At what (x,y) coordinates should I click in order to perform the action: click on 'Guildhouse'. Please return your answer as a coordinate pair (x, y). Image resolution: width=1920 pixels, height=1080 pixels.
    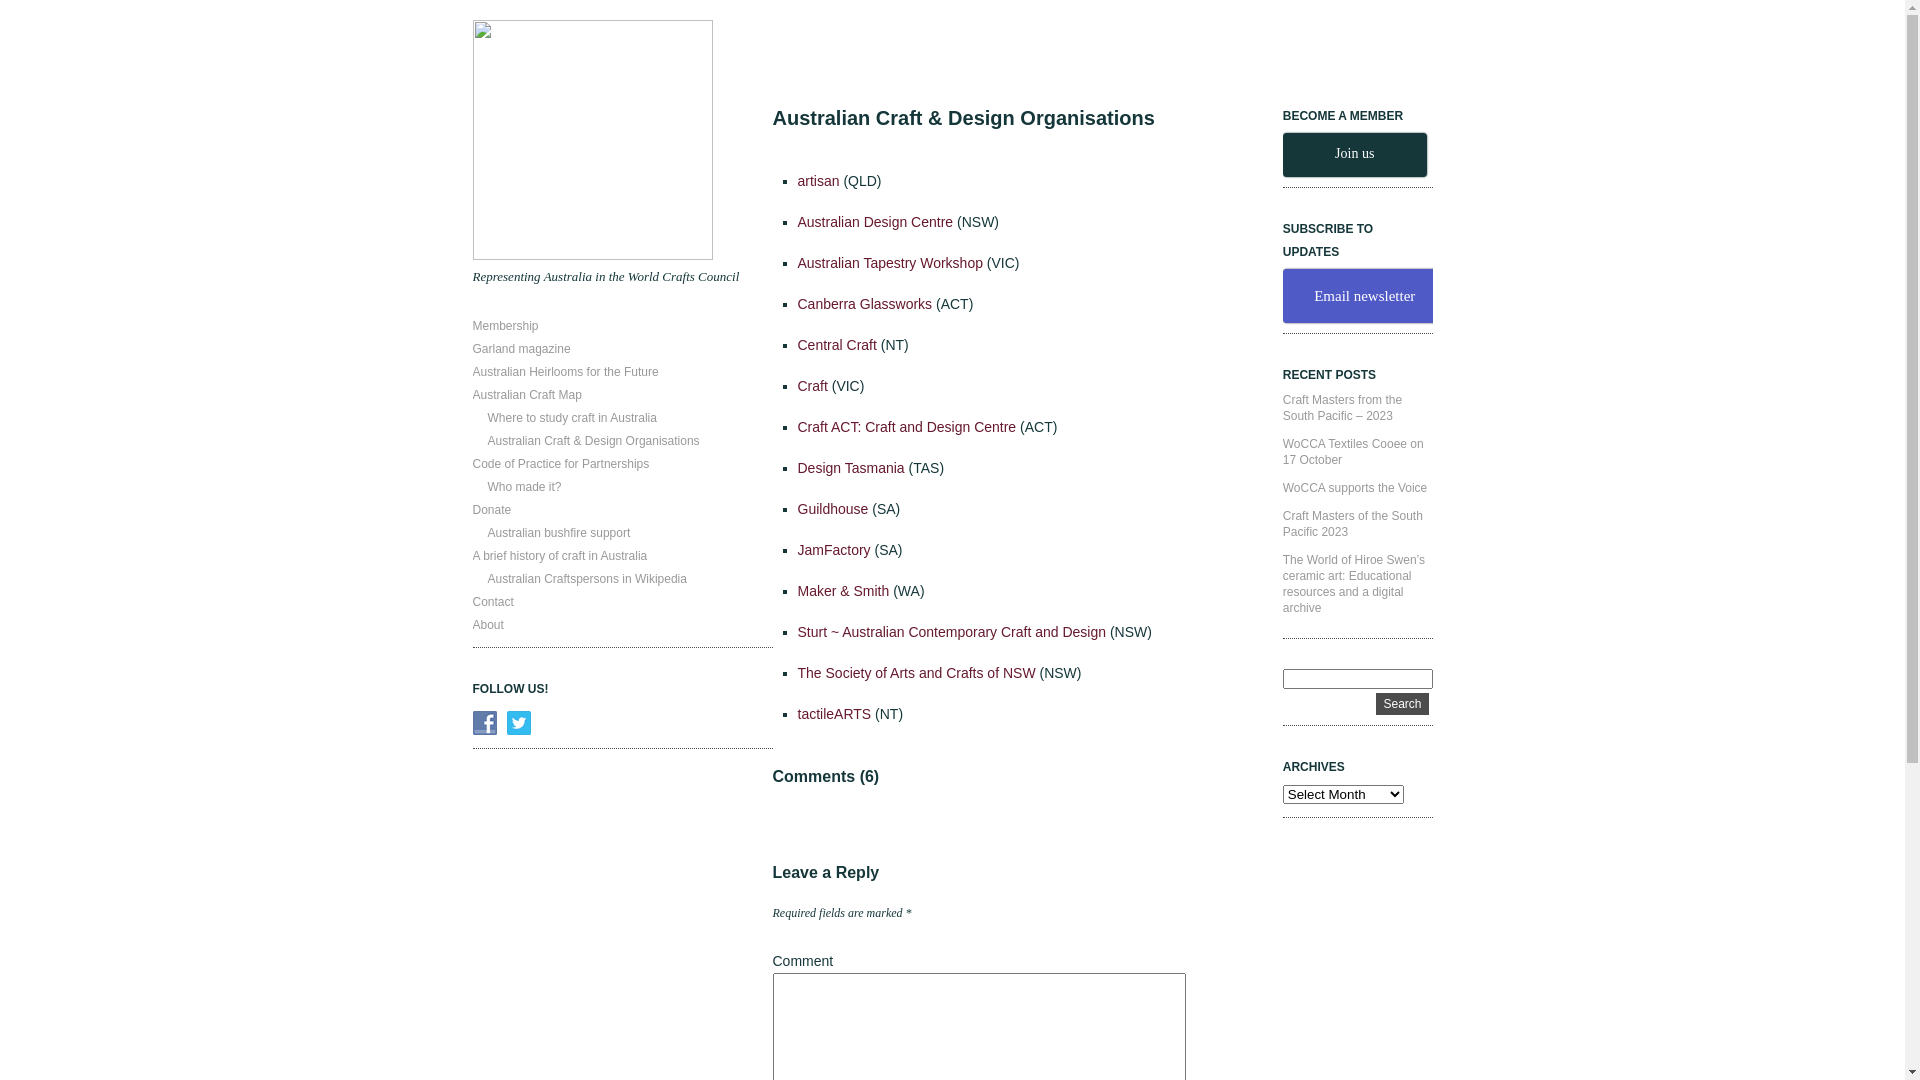
    Looking at the image, I should click on (796, 508).